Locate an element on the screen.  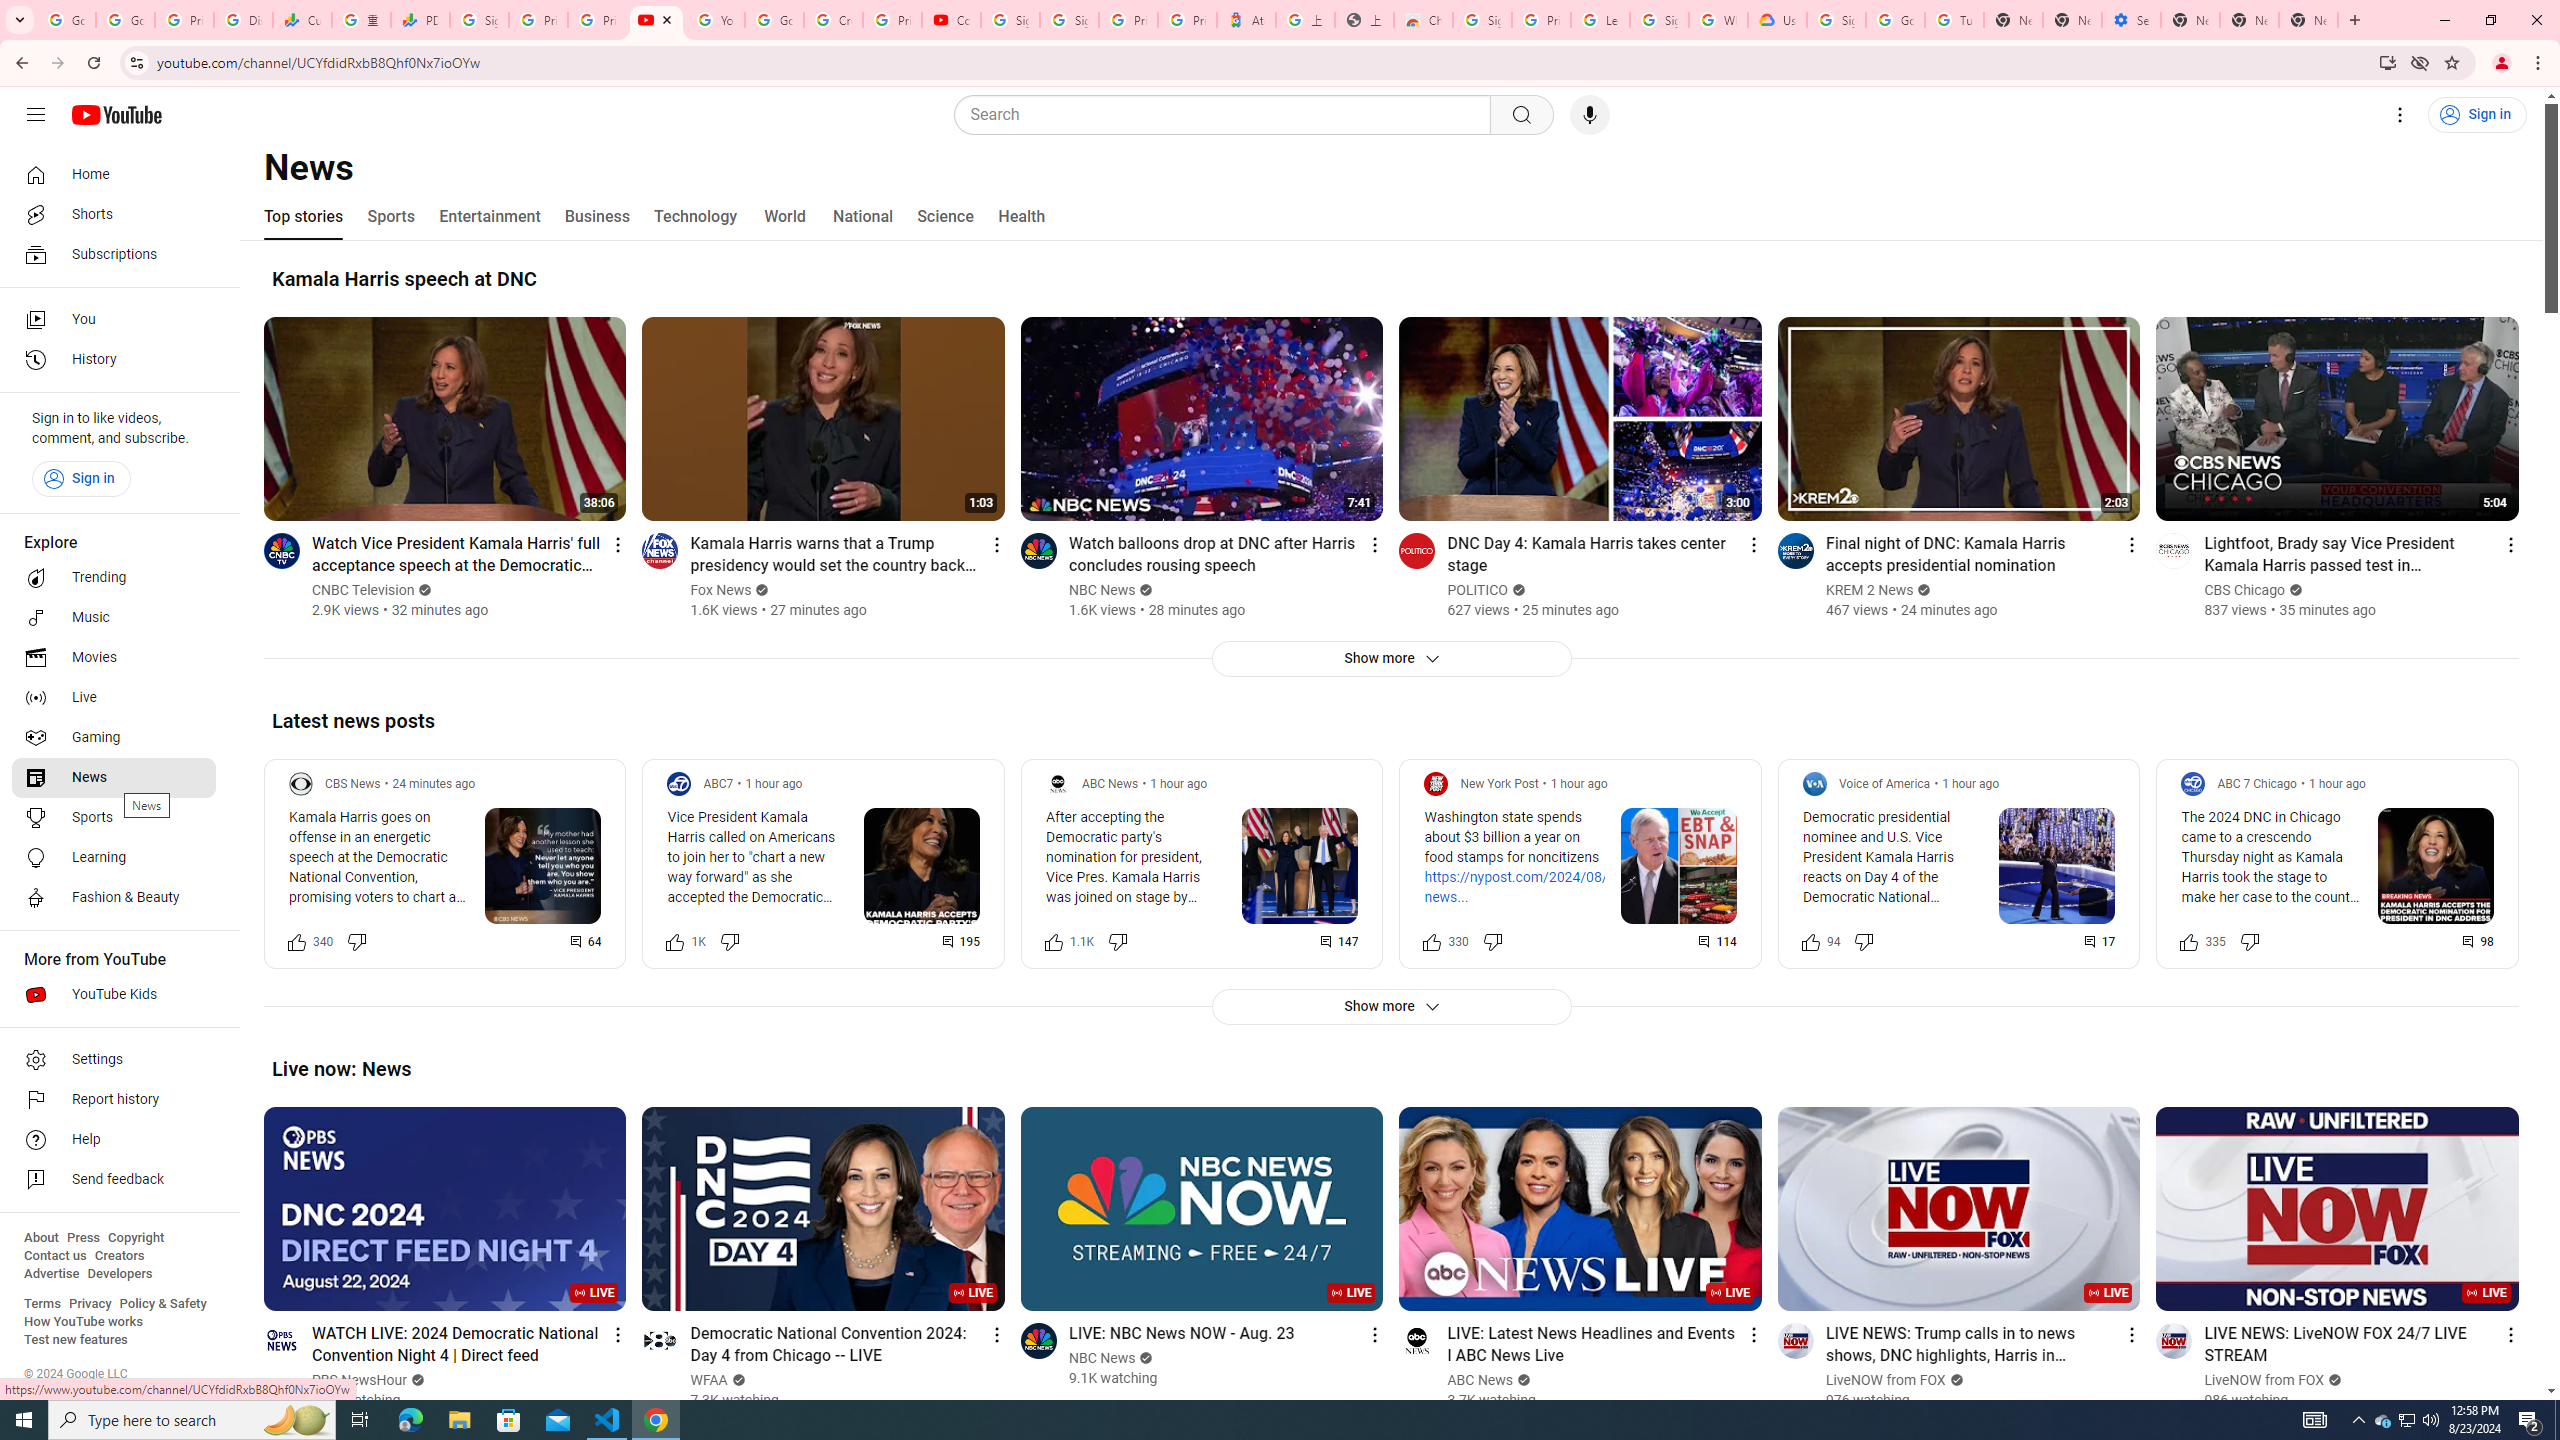
'Google Workspace Admin Community' is located at coordinates (65, 19).